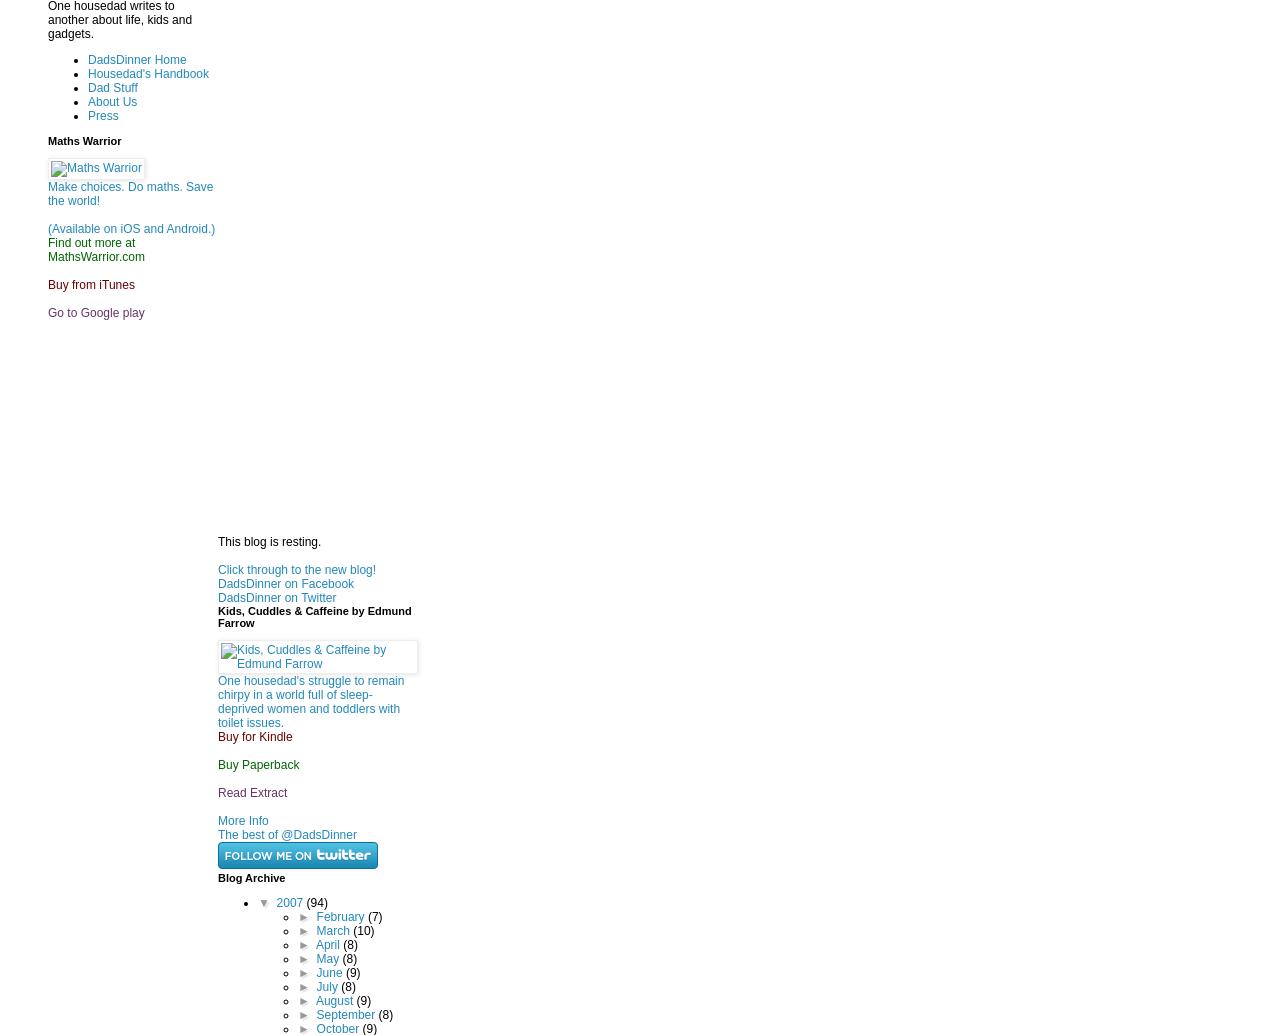  Describe the element at coordinates (315, 929) in the screenshot. I see `'March'` at that location.